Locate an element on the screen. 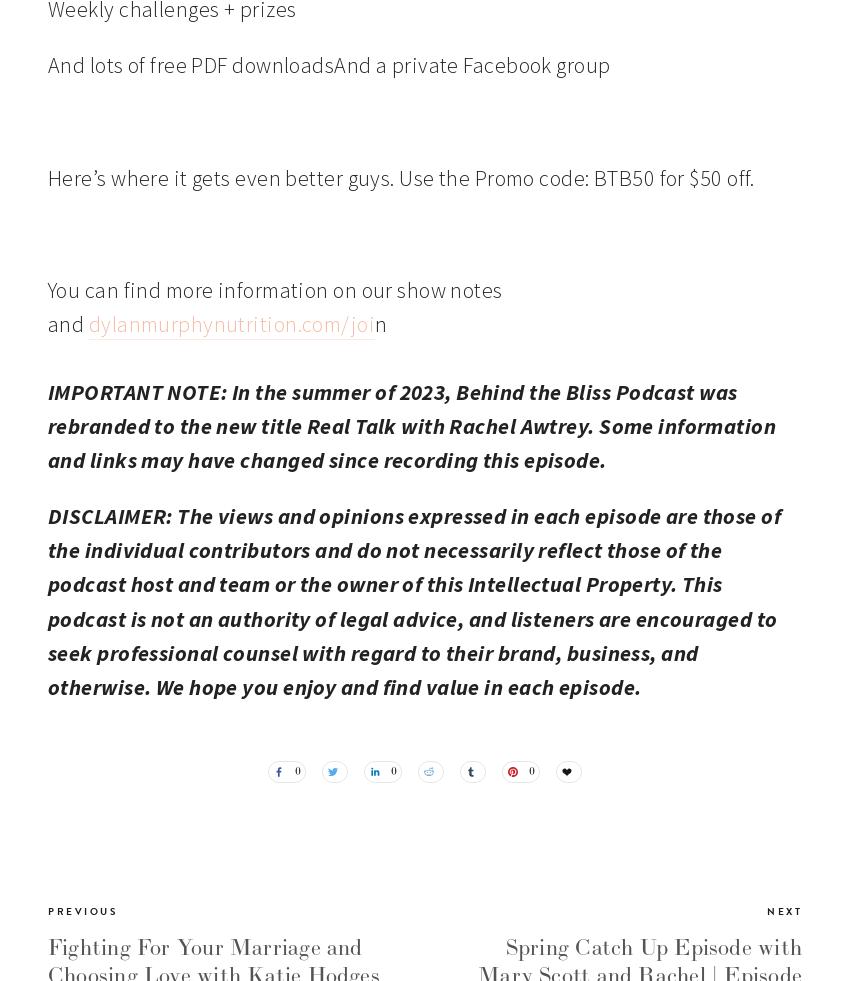  'dylanmurphynutrition.com/joi' is located at coordinates (231, 322).